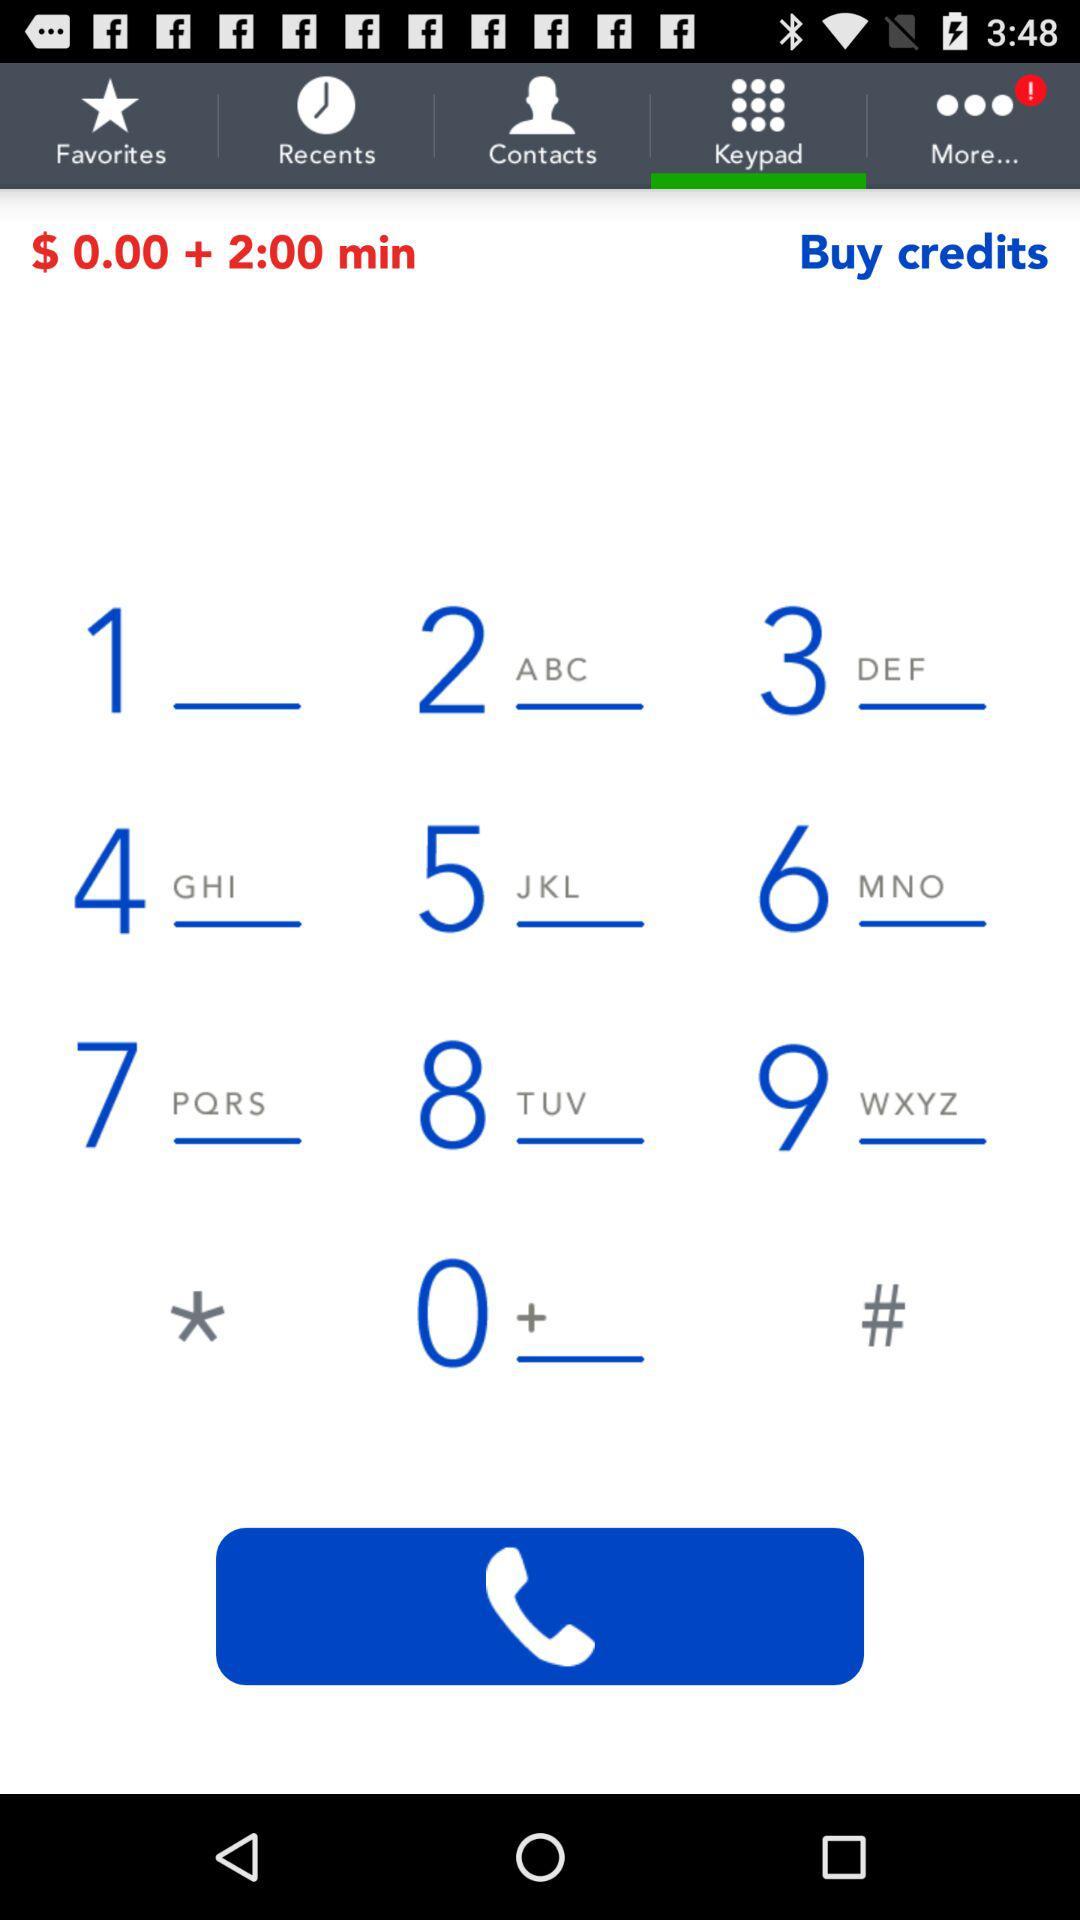 The width and height of the screenshot is (1080, 1920). What do you see at coordinates (923, 251) in the screenshot?
I see `the item to the right of the 0 00 2` at bounding box center [923, 251].